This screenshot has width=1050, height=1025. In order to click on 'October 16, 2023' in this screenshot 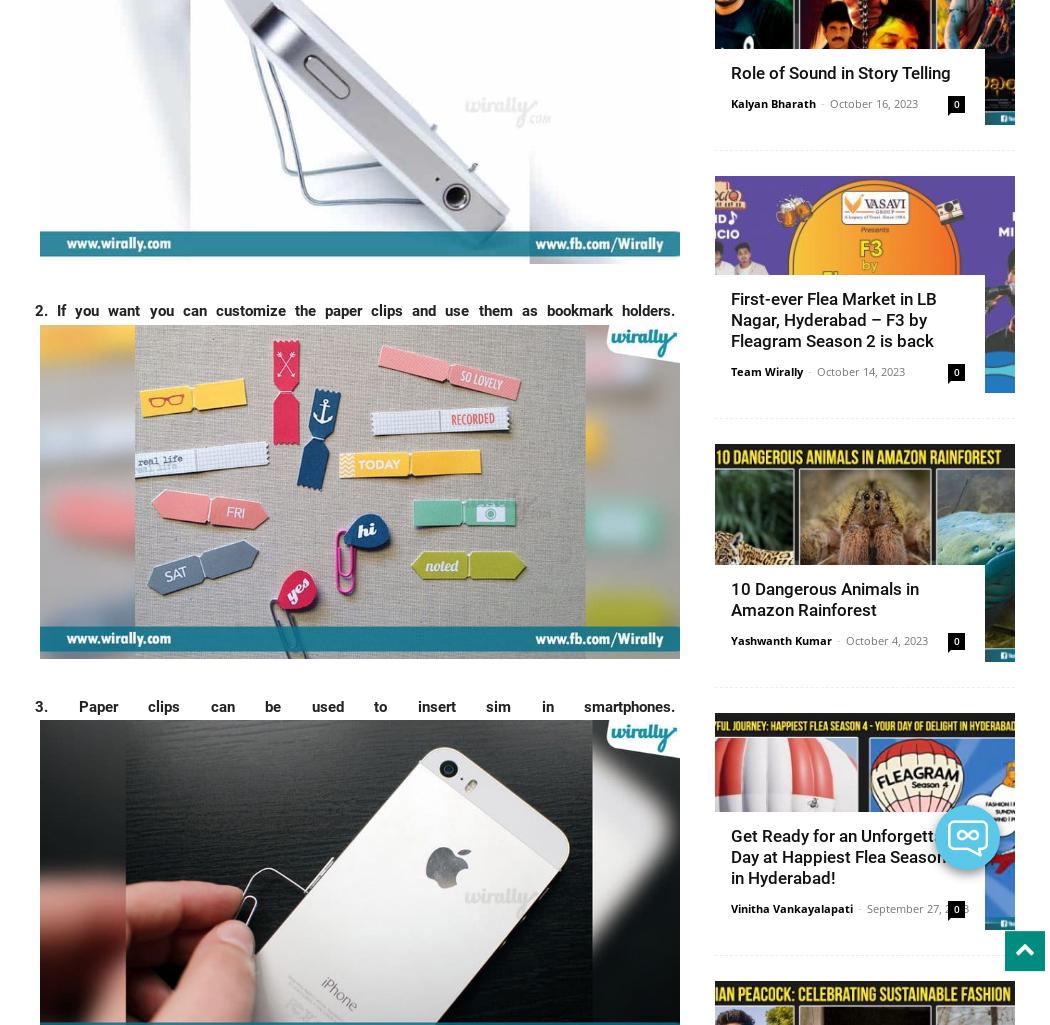, I will do `click(873, 102)`.